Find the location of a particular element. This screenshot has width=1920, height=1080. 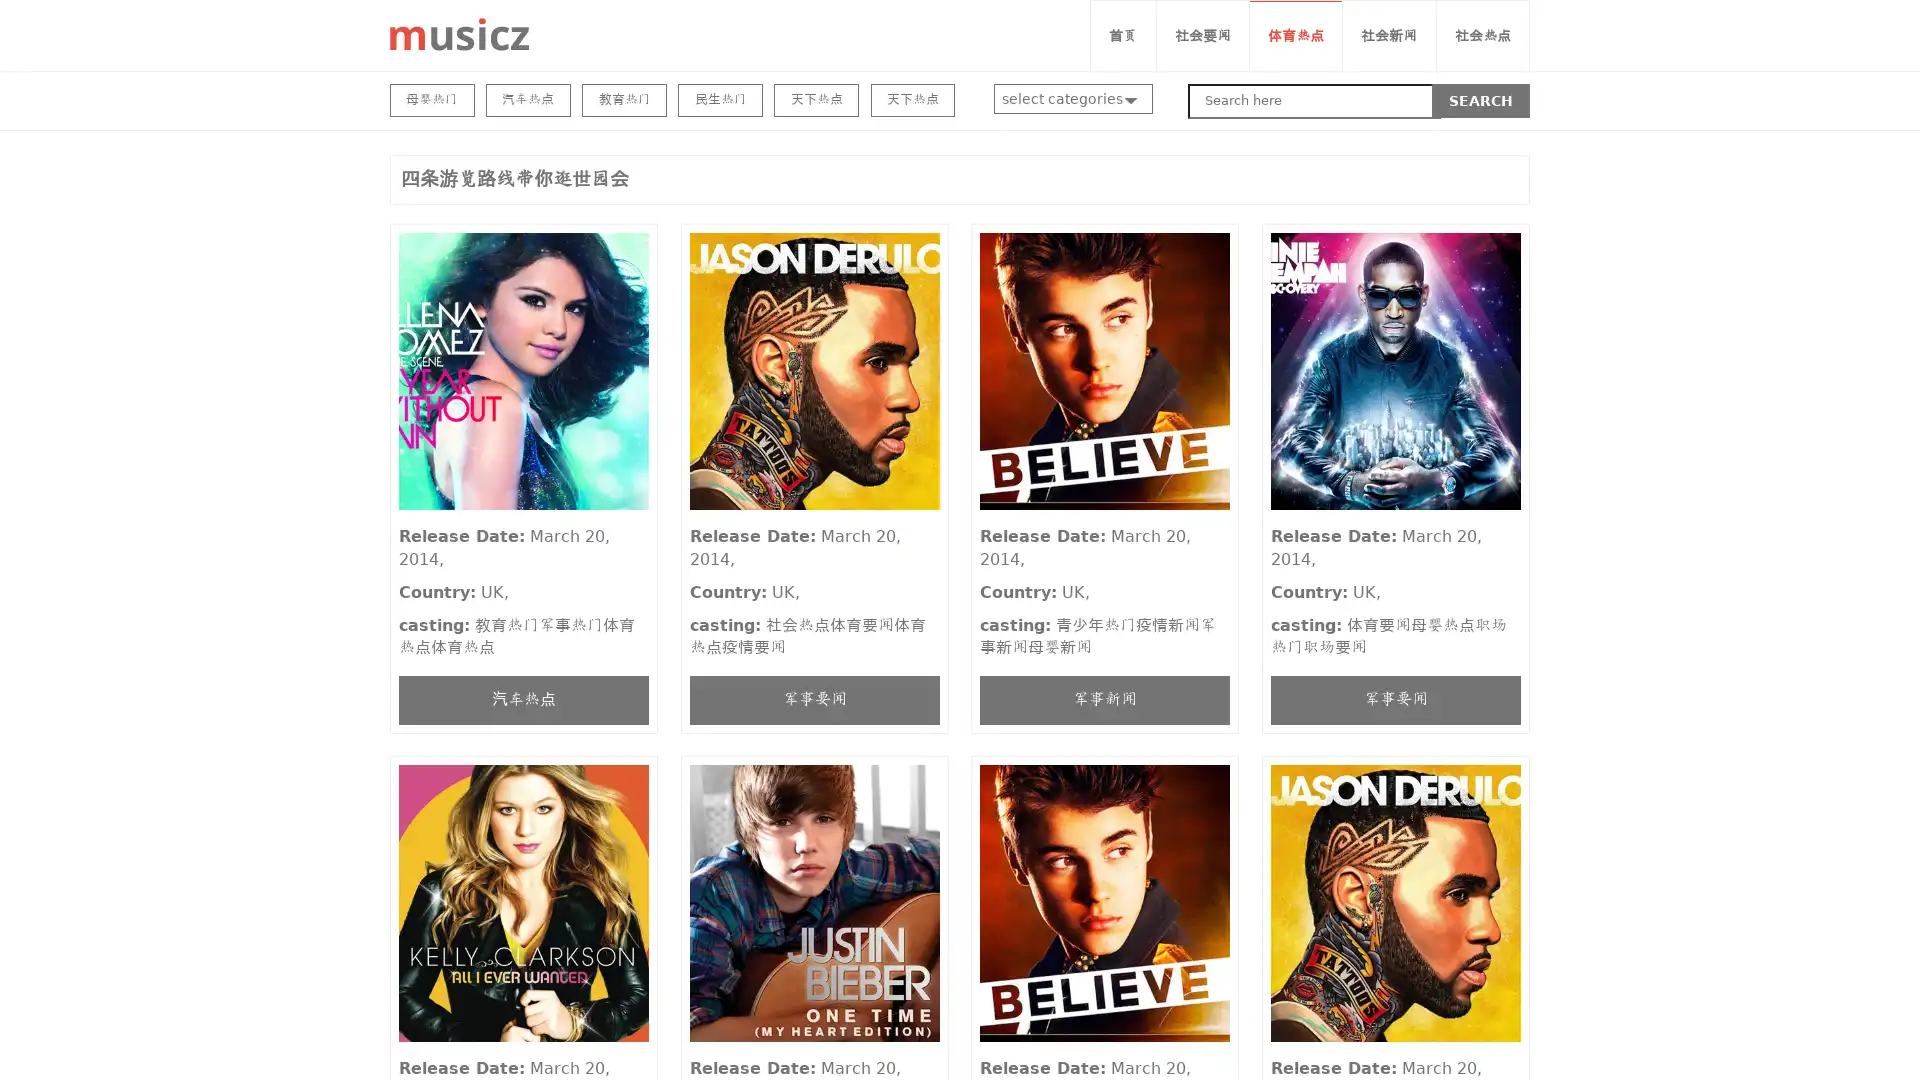

search is located at coordinates (1481, 100).